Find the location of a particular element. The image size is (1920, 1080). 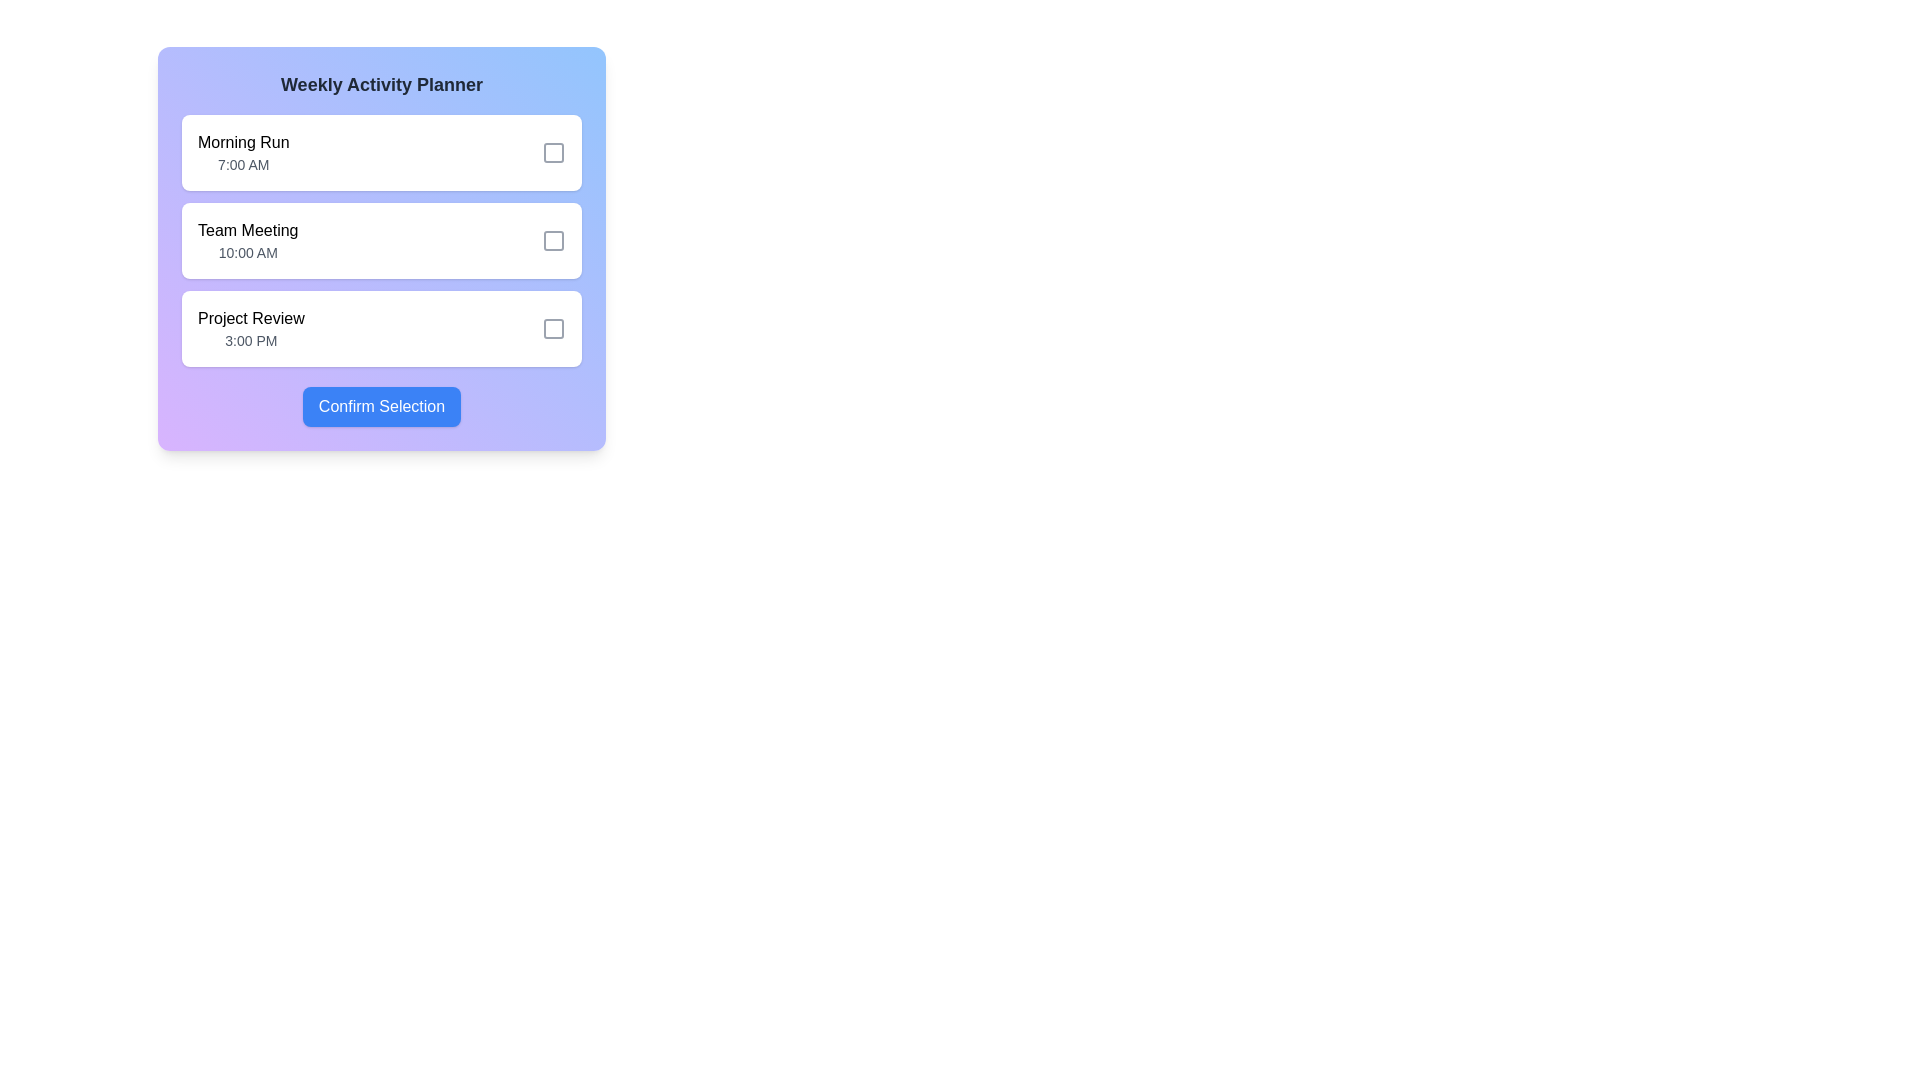

the text element displaying '7:00 AM', which is located below 'Morning Run' in the first box of the 'Weekly Activity Planner' is located at coordinates (242, 164).